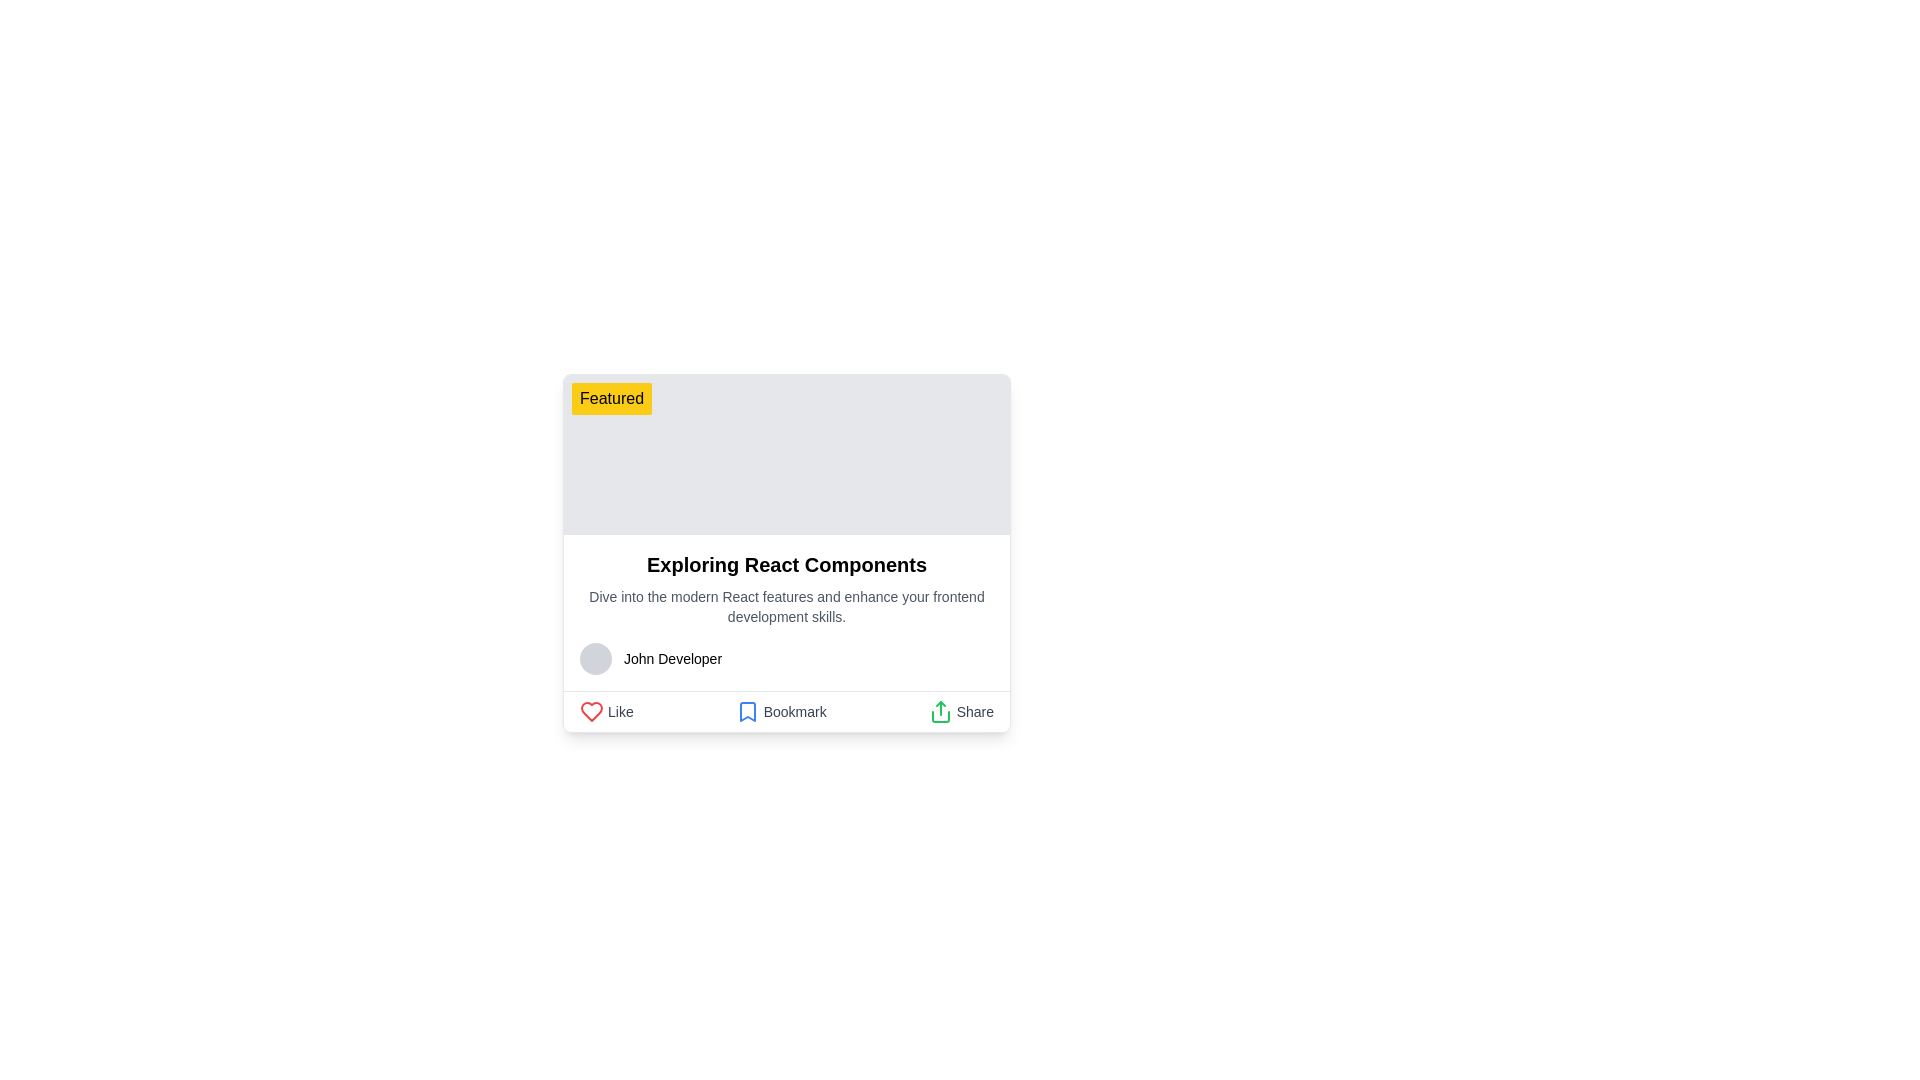 This screenshot has height=1080, width=1920. What do you see at coordinates (746, 711) in the screenshot?
I see `the blue bookmark icon in the middle of the horizontal icon set located below the 'Exploring React Components' section` at bounding box center [746, 711].